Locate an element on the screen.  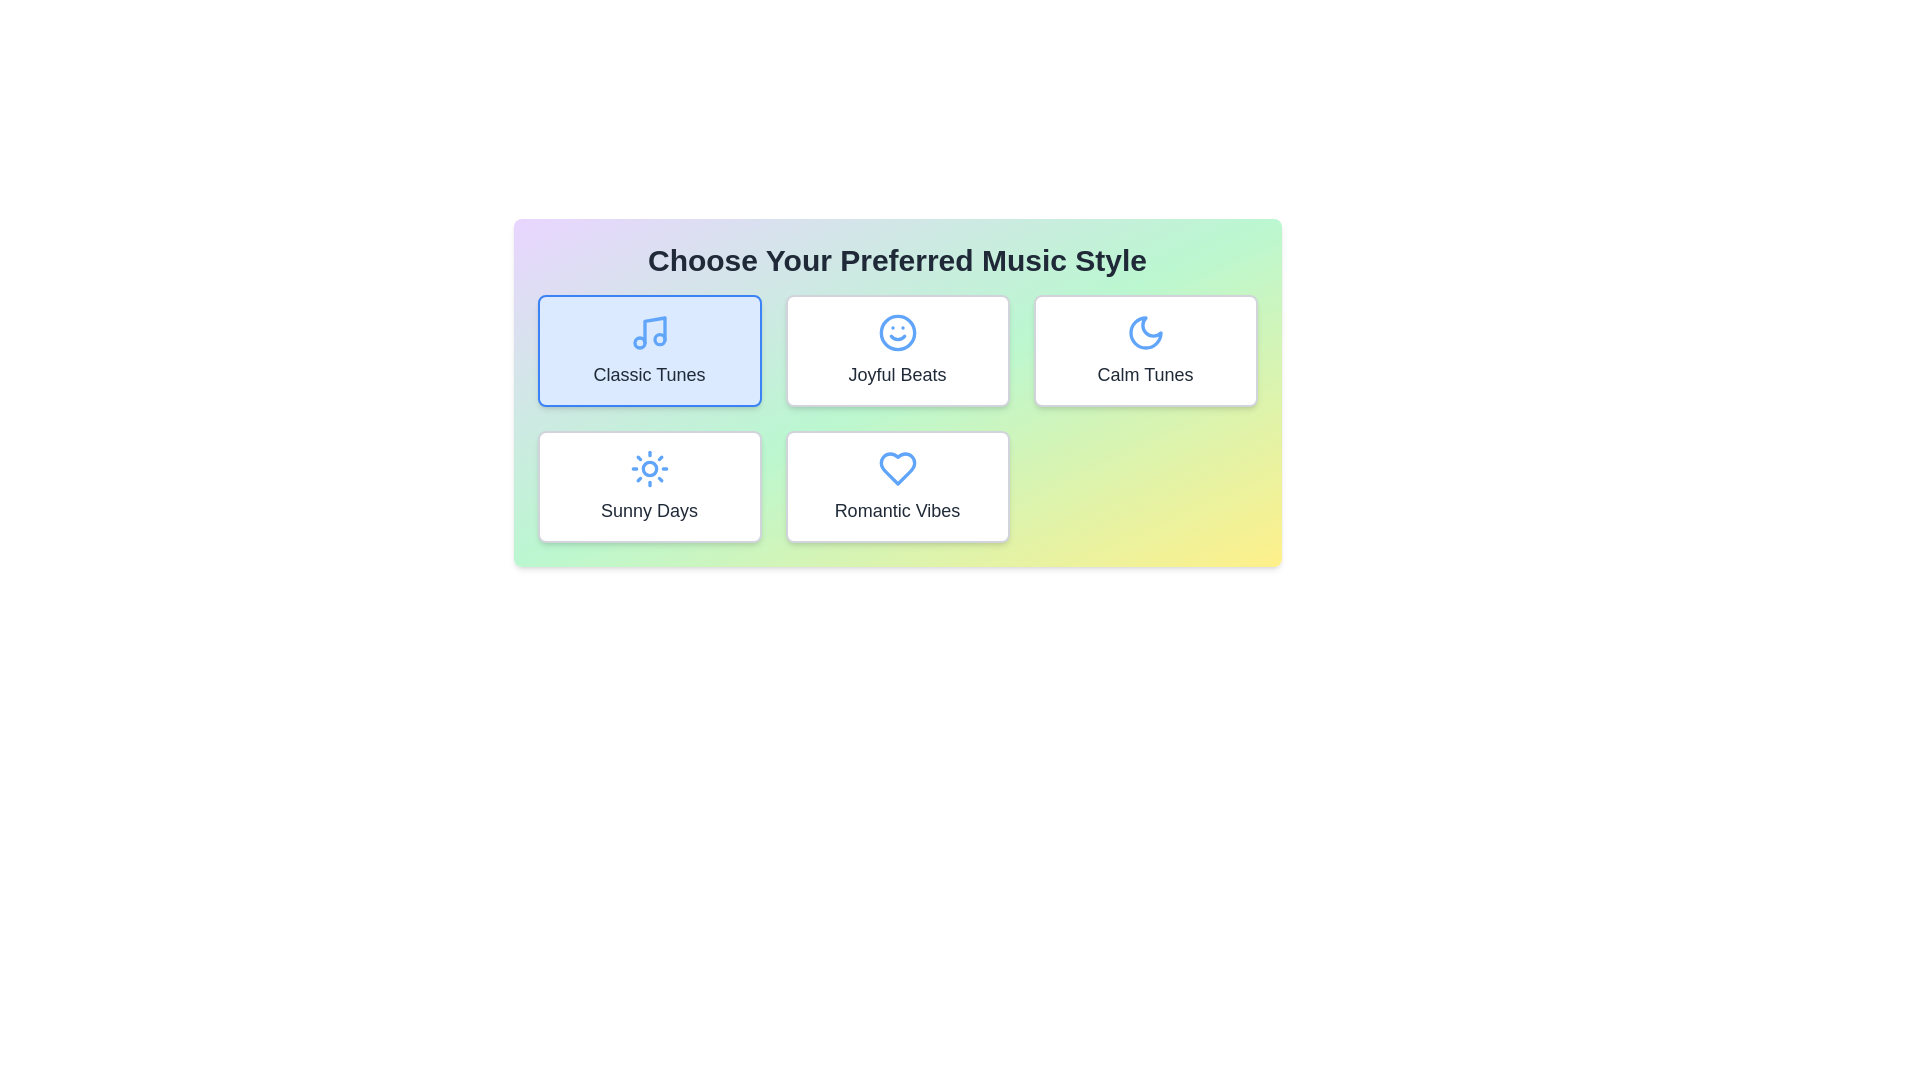
the selectable card in the top left corner of the grid layout is located at coordinates (649, 350).